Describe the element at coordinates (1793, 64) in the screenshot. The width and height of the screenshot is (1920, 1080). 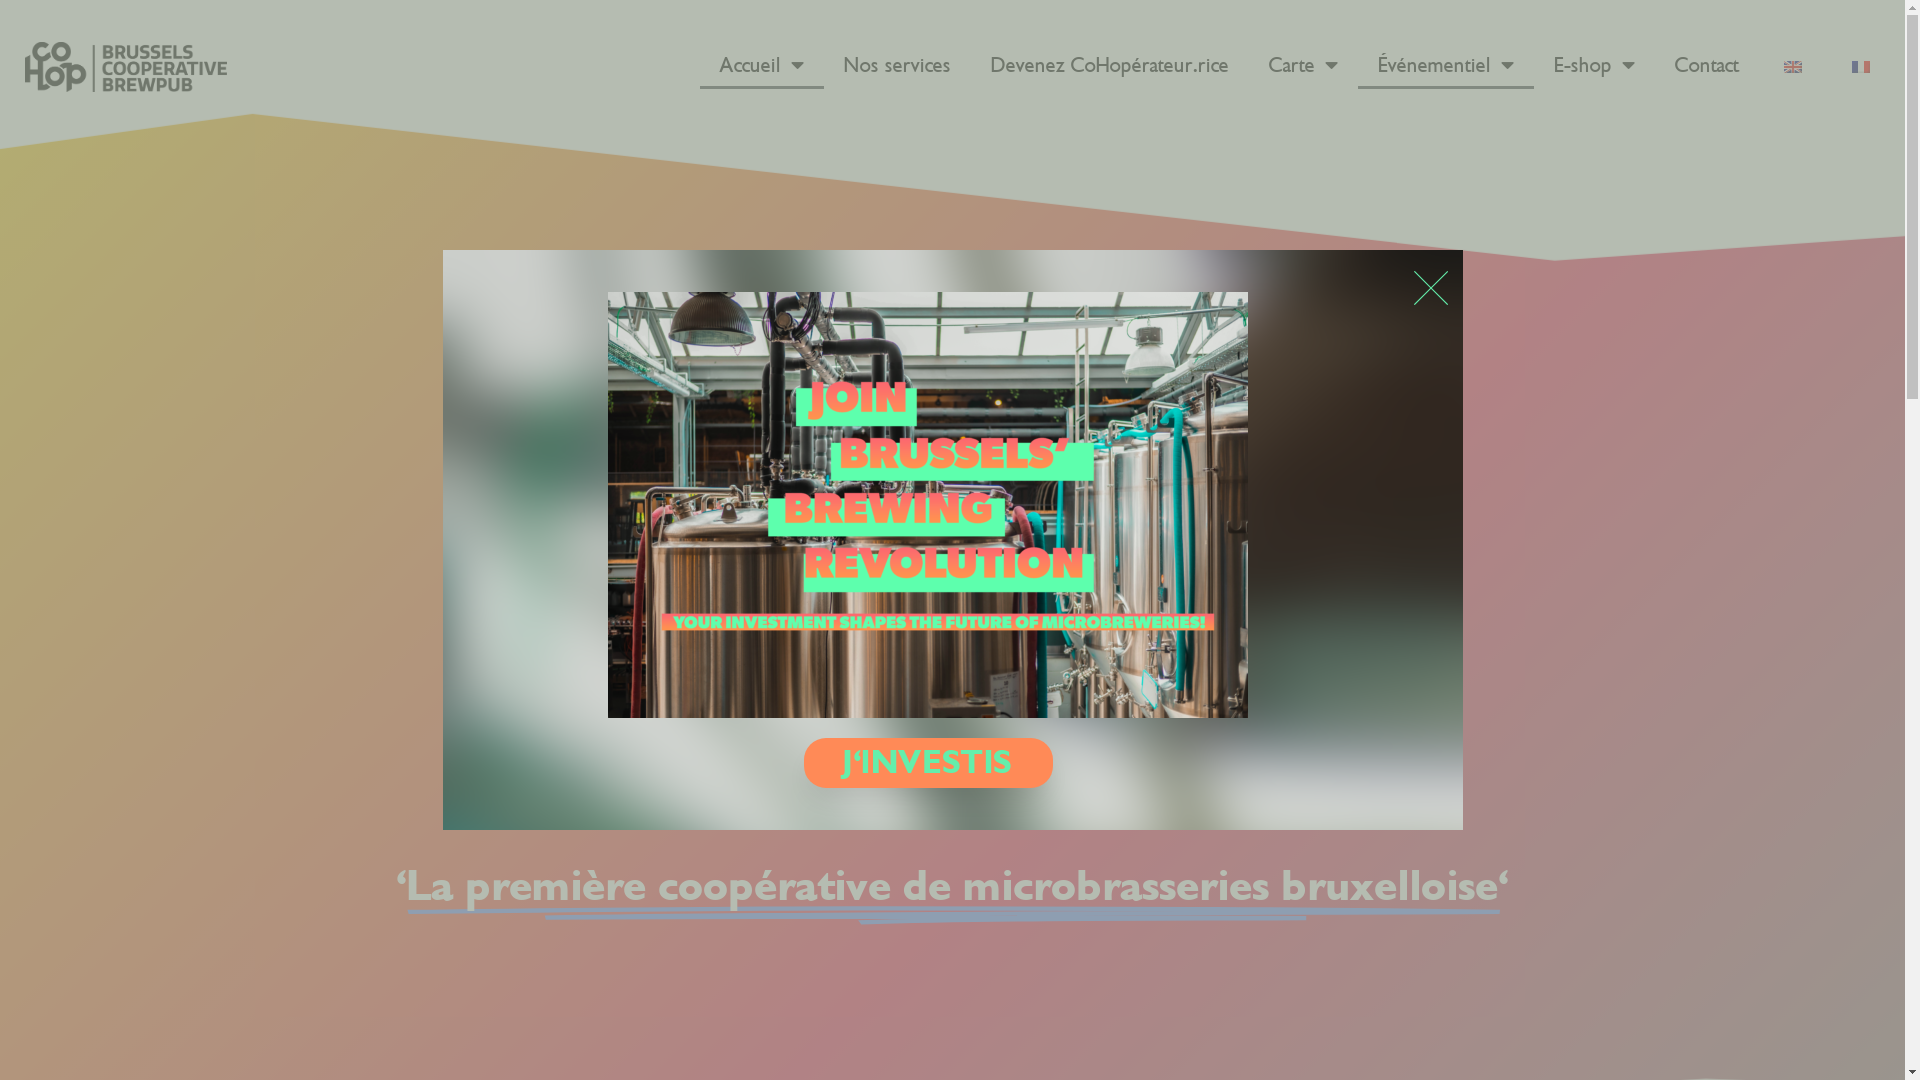
I see `'English (UK)'` at that location.